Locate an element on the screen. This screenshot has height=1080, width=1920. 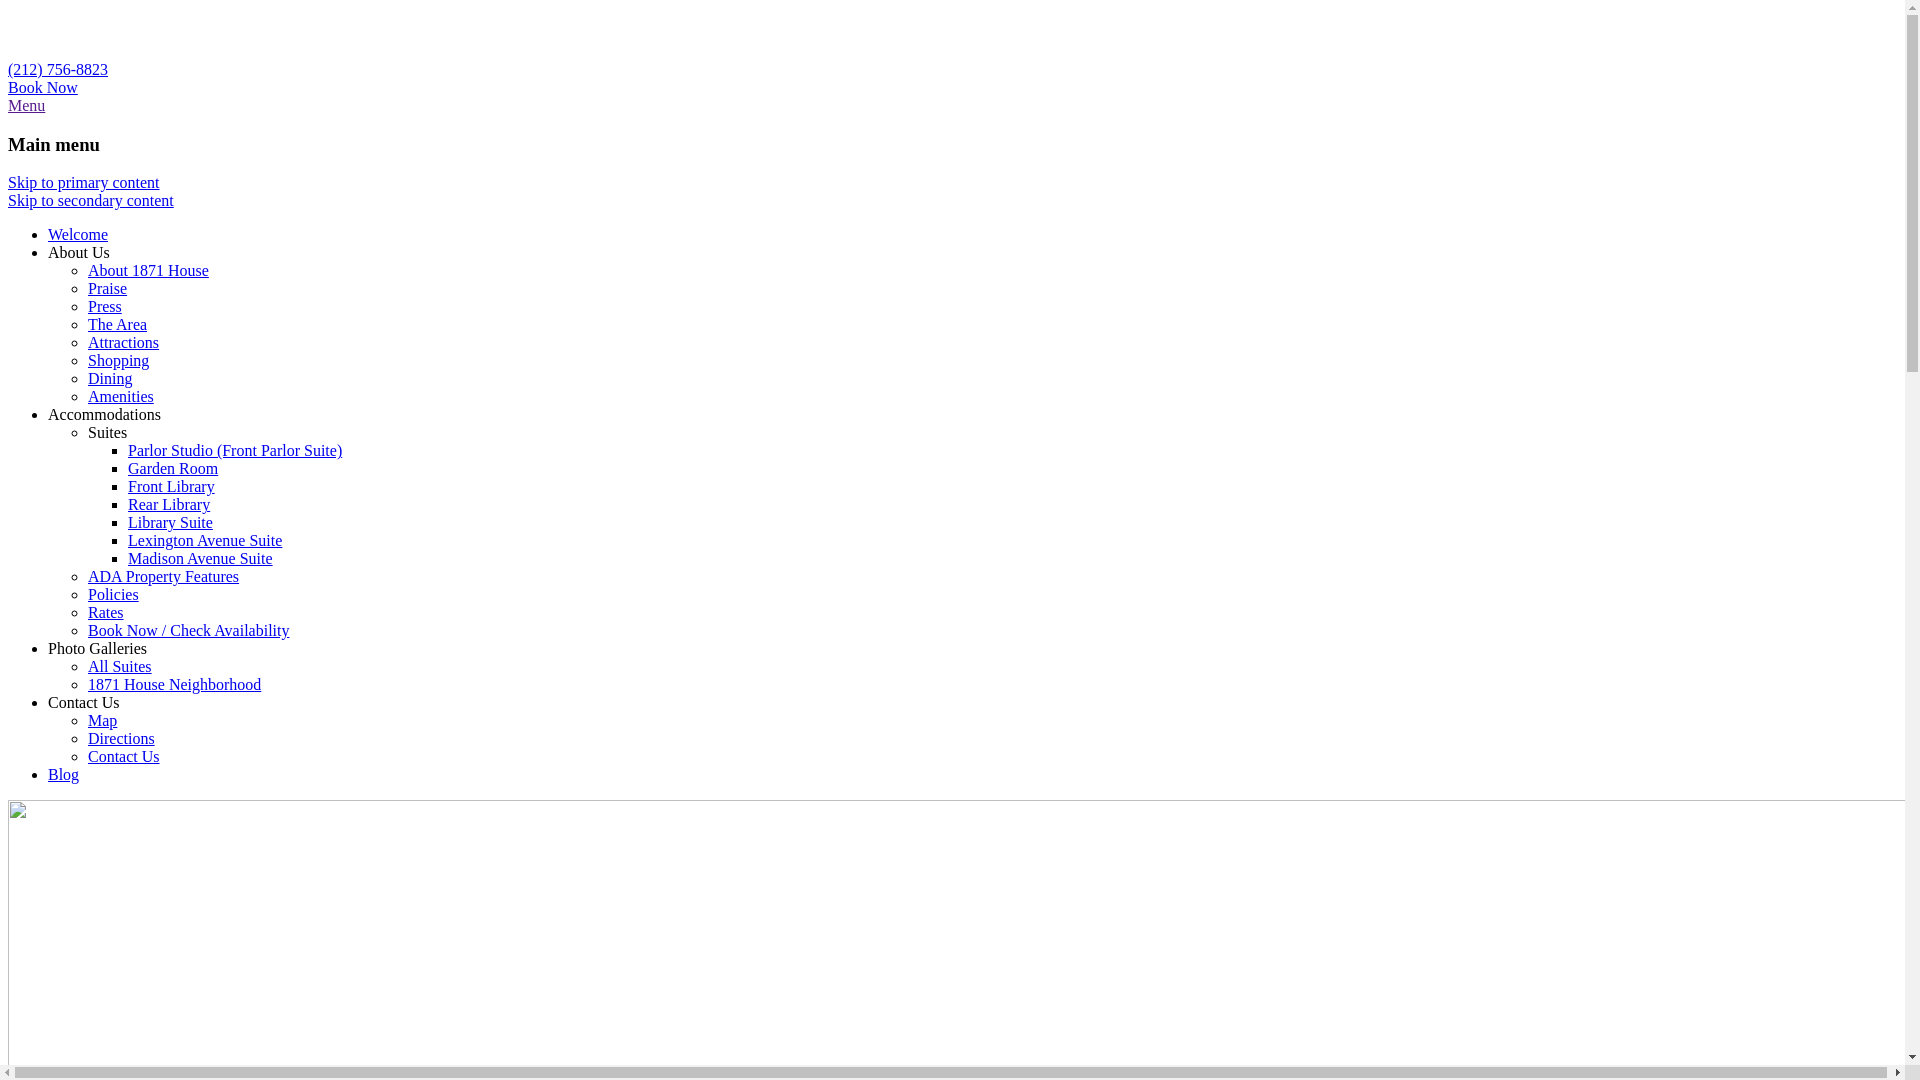
'ADA Property Features' is located at coordinates (163, 576).